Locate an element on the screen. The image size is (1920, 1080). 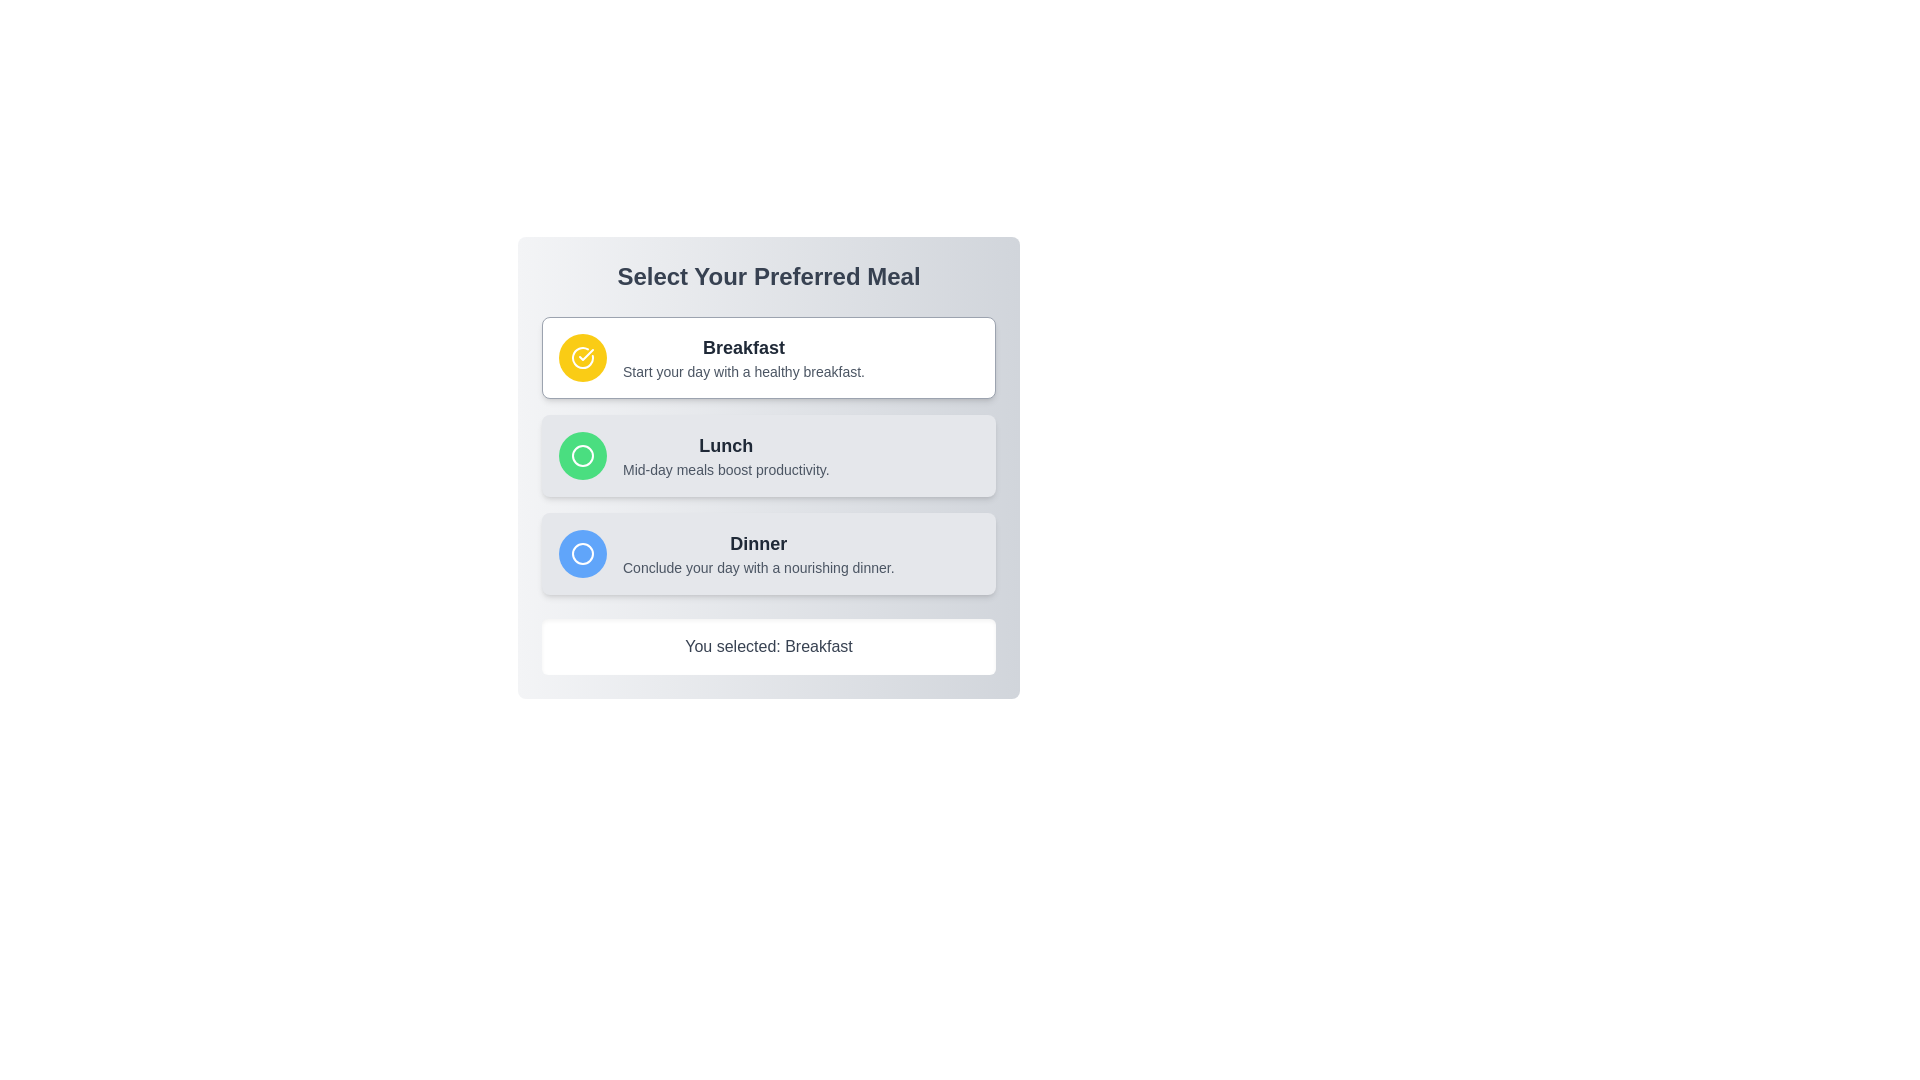
the green circular Decorative icon with a white border, located to the left of the 'Lunch' option in the meal selection list is located at coordinates (581, 455).